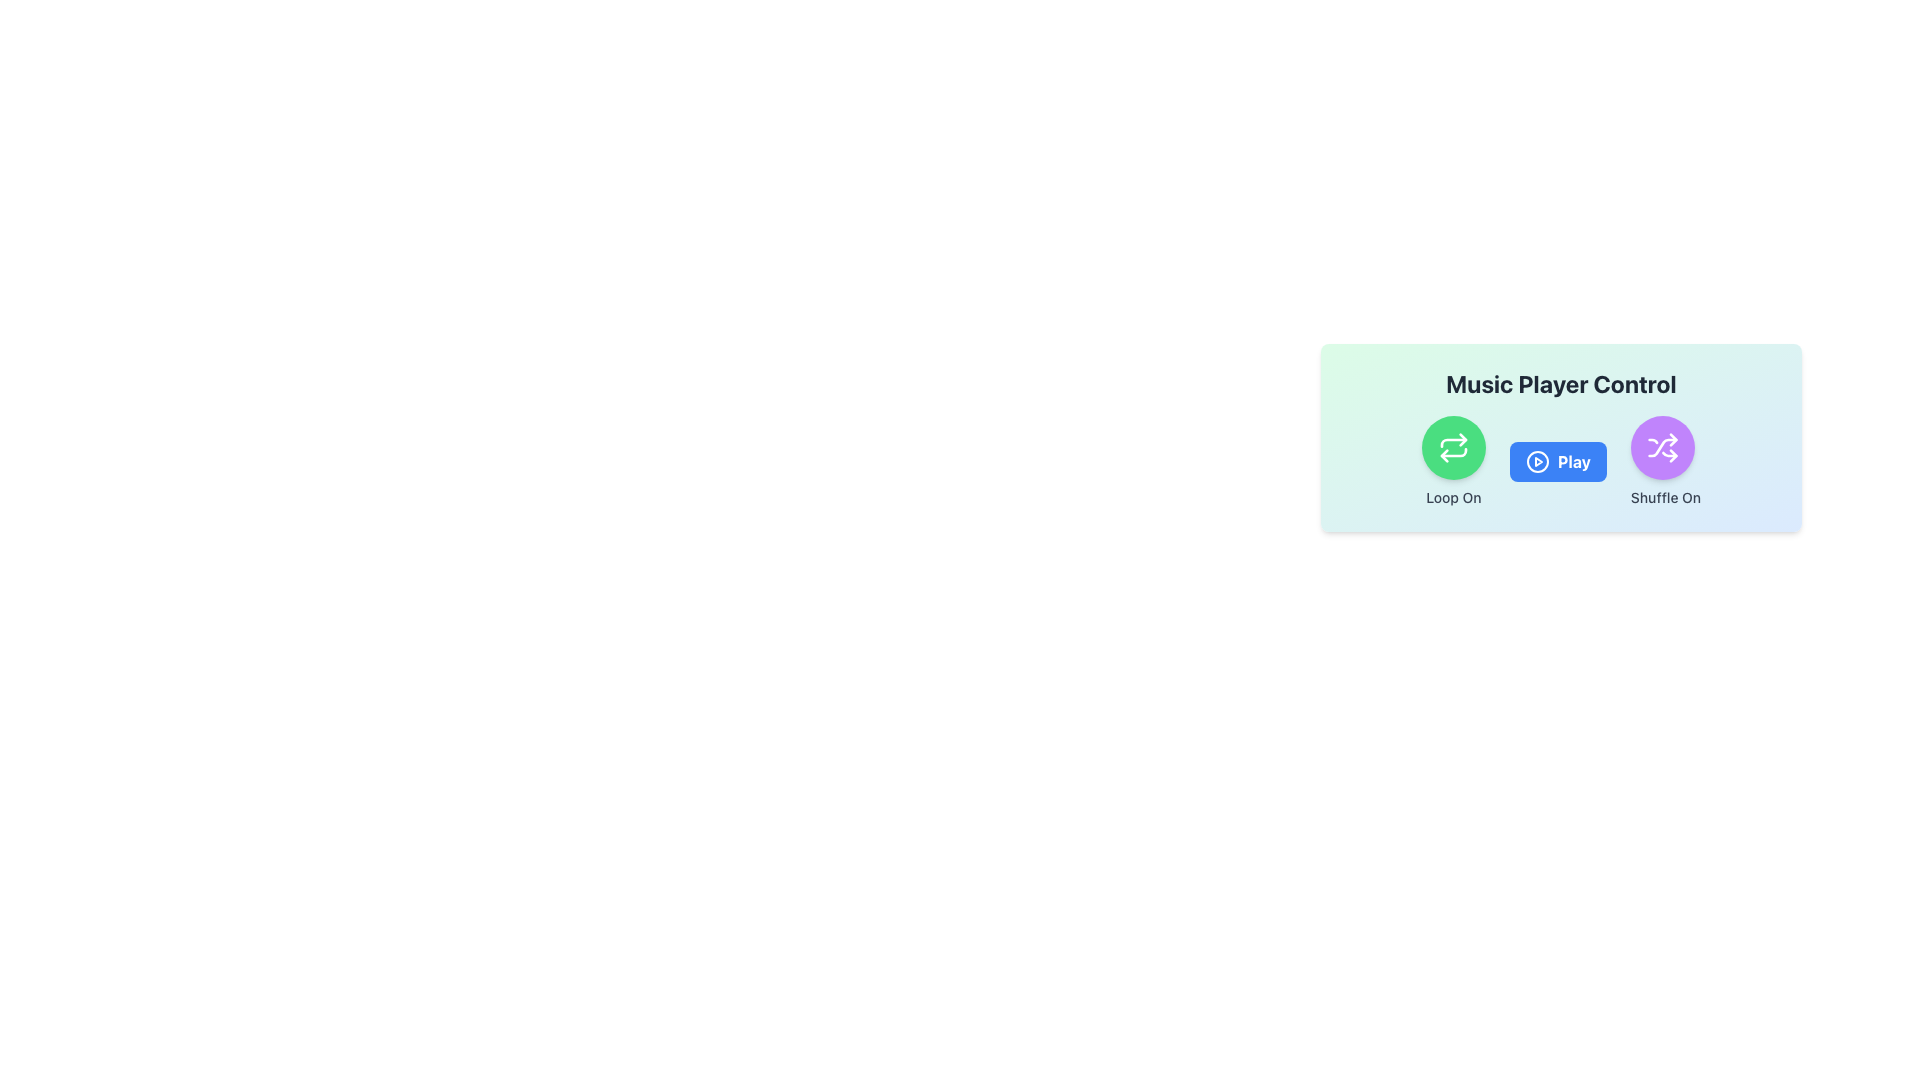  What do you see at coordinates (1573, 462) in the screenshot?
I see `the bold-texted 'Play' button displayed in white on a blue rectangular button located centrally within the music control panel interface` at bounding box center [1573, 462].